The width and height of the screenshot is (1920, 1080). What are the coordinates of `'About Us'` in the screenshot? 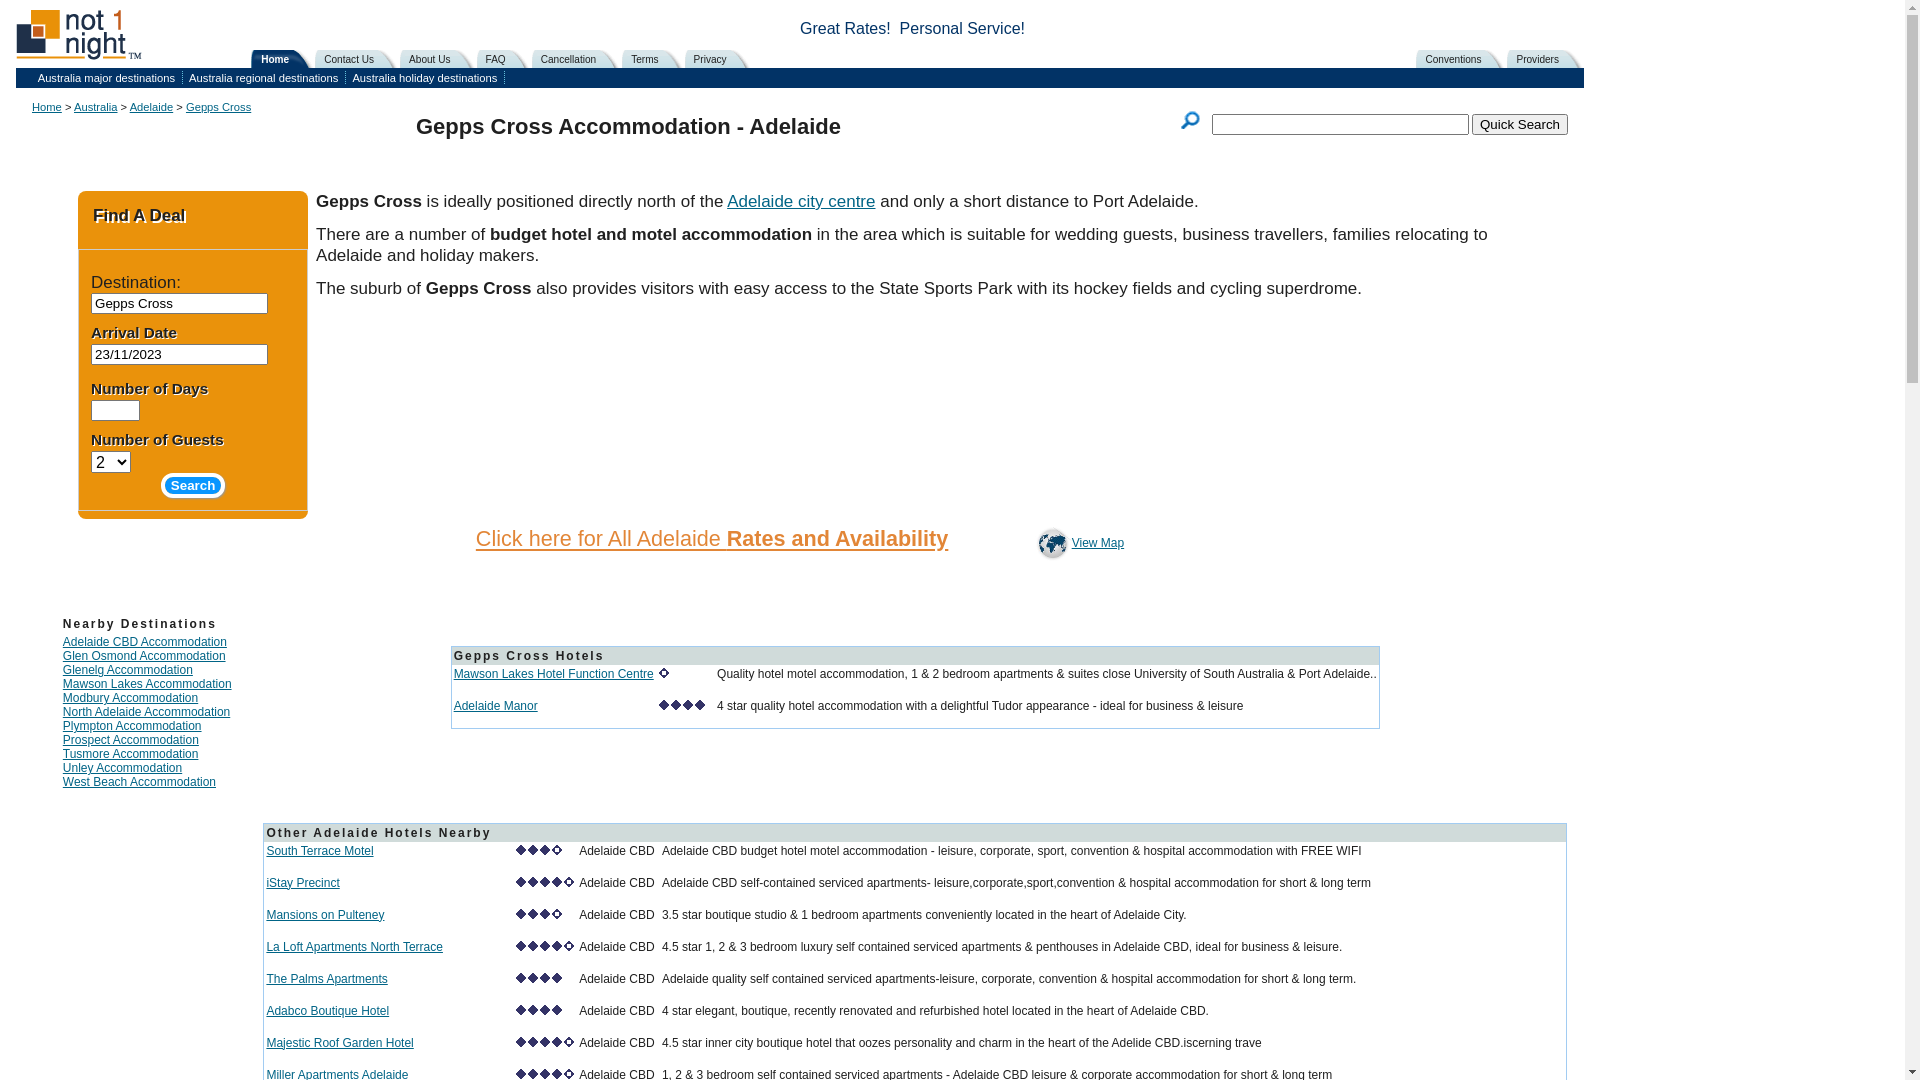 It's located at (439, 57).